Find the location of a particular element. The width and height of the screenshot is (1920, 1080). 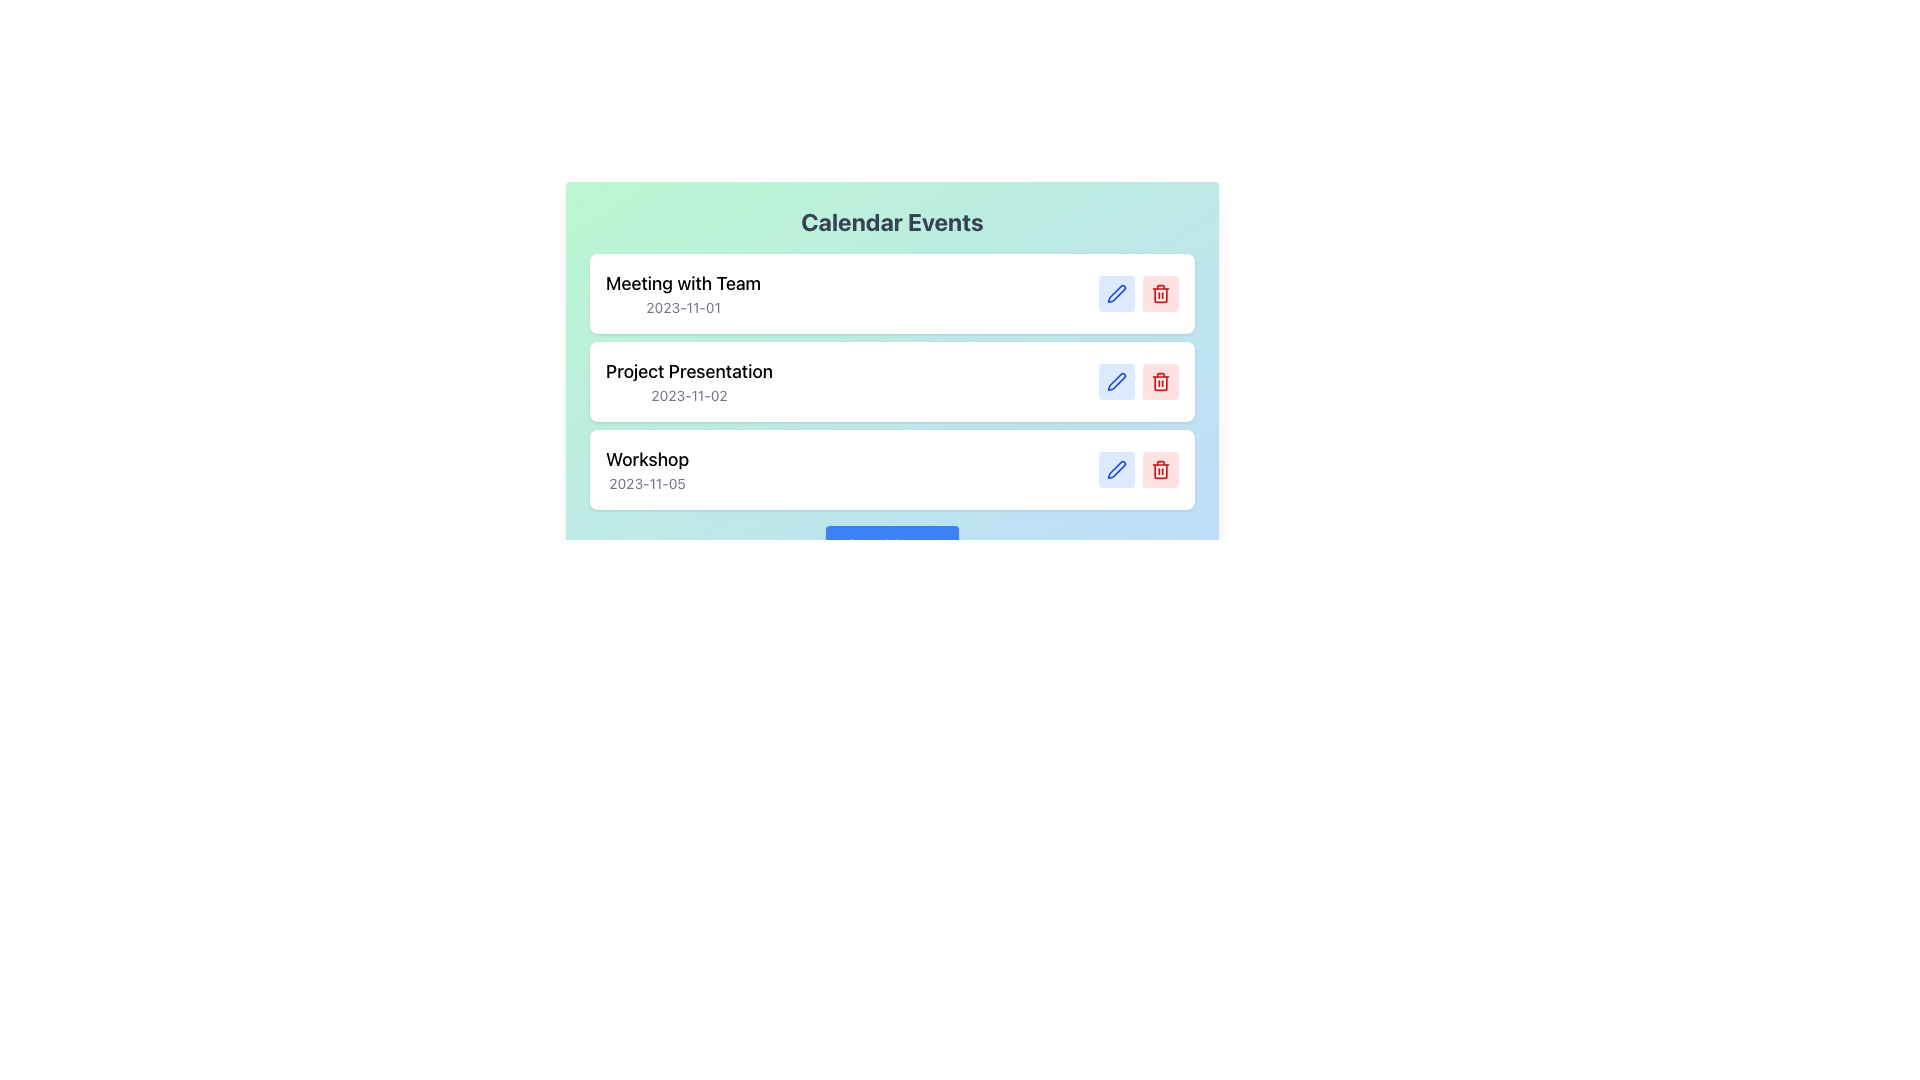

to select the event titled 'Project Presentation' dated '2023-11-02', located in the middle of the vertical layout of calendar events is located at coordinates (891, 381).